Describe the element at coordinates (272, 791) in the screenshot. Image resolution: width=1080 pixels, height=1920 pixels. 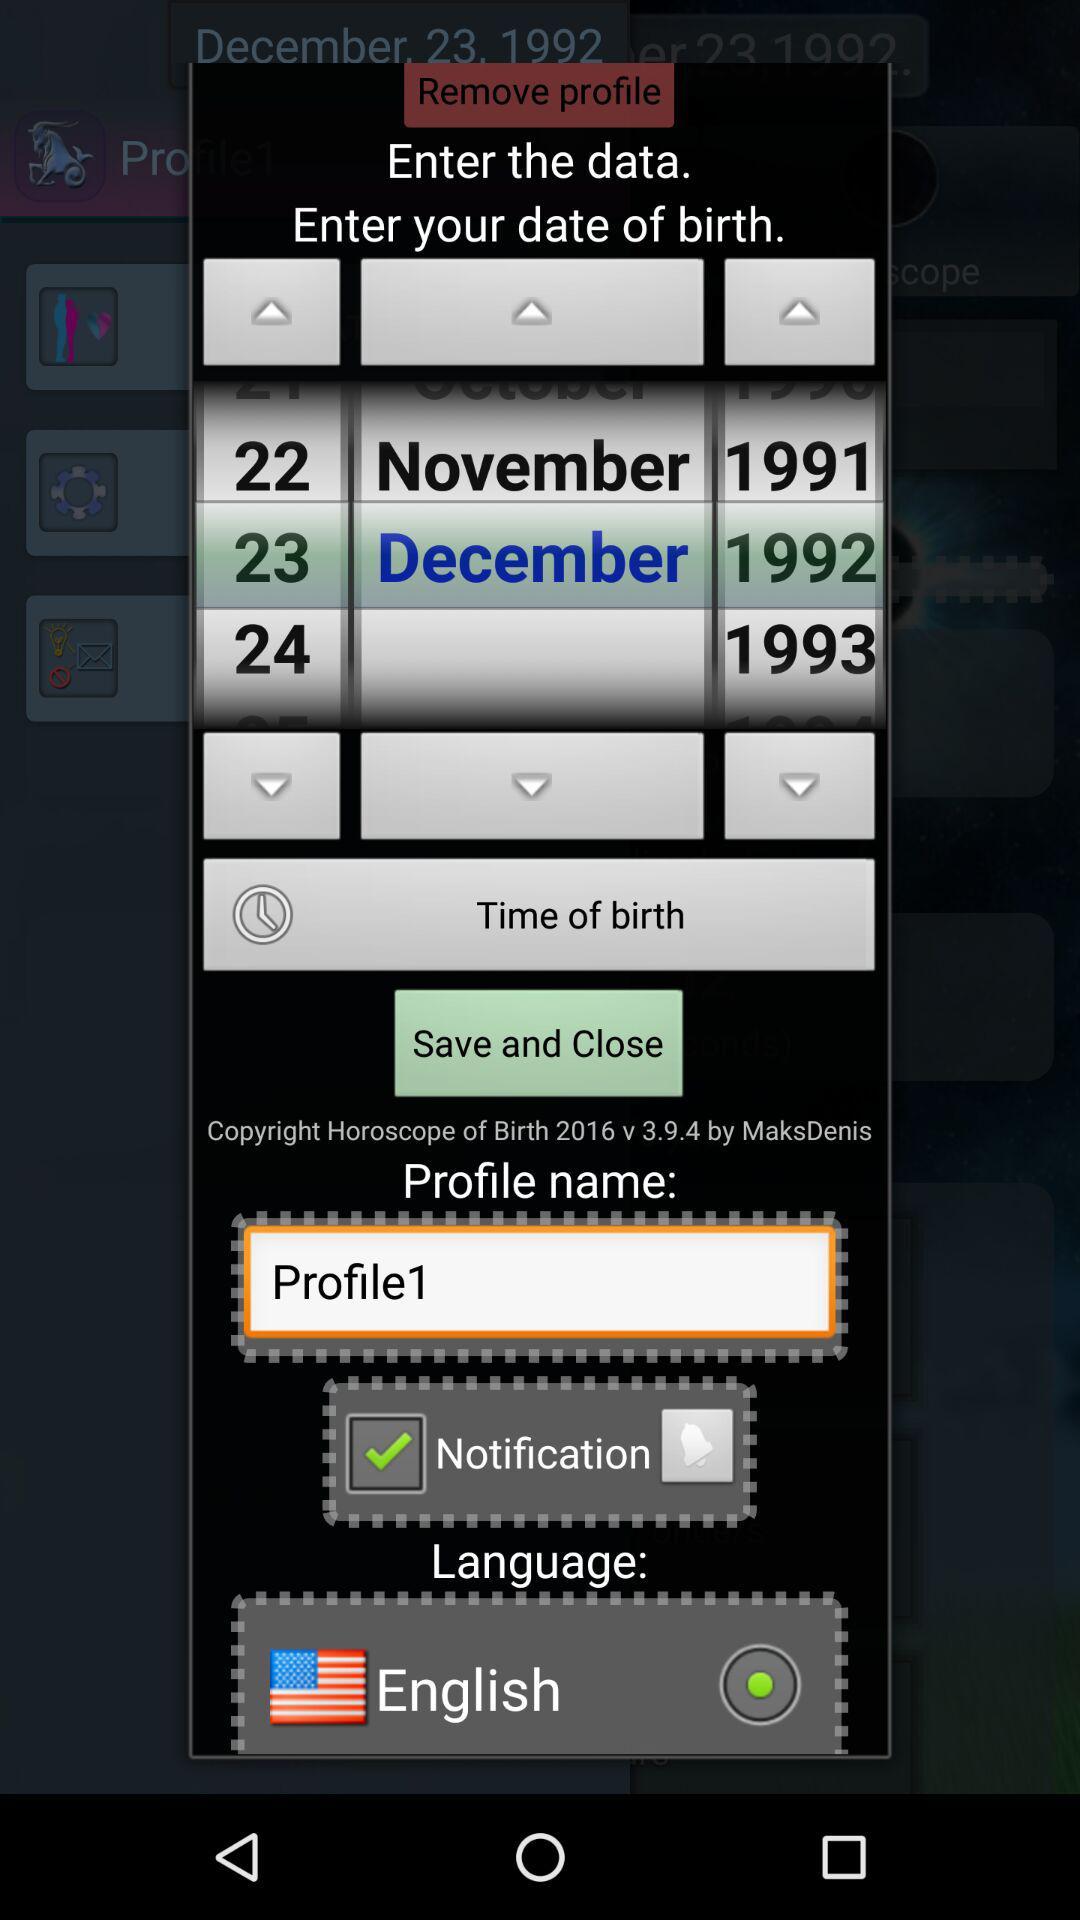
I see `go down` at that location.